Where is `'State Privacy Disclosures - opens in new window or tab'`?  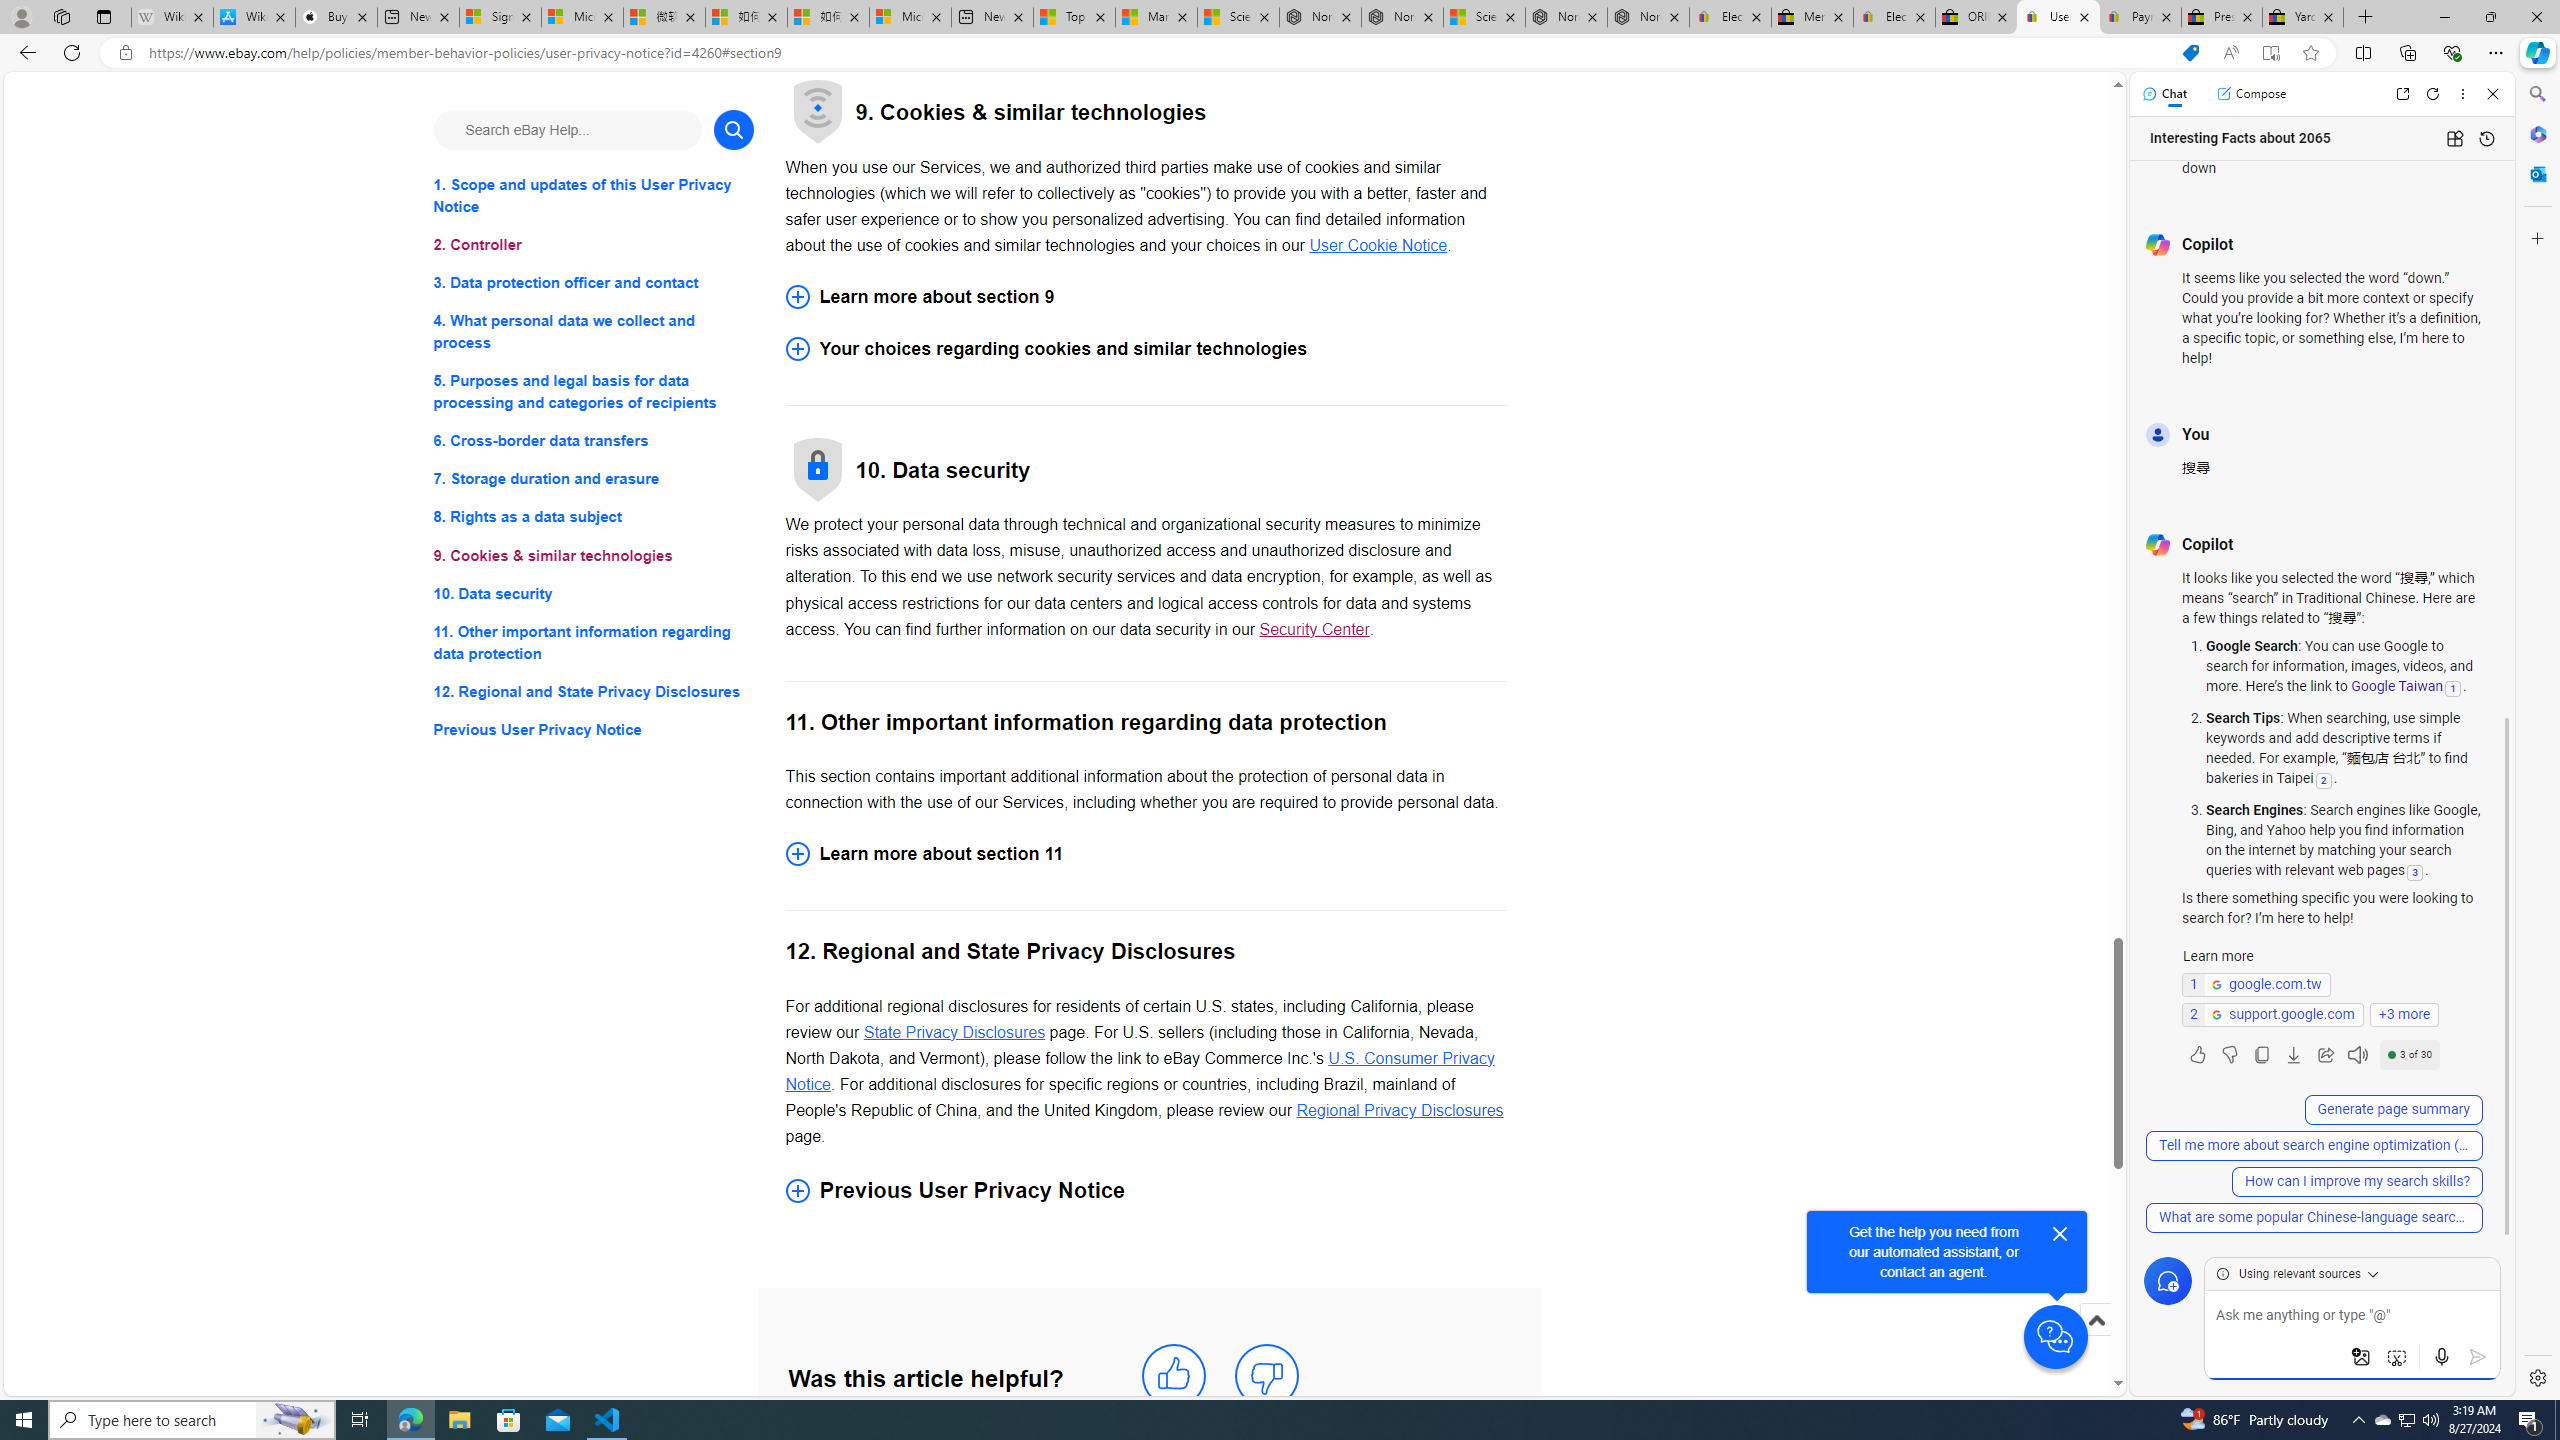
'State Privacy Disclosures - opens in new window or tab' is located at coordinates (953, 1030).